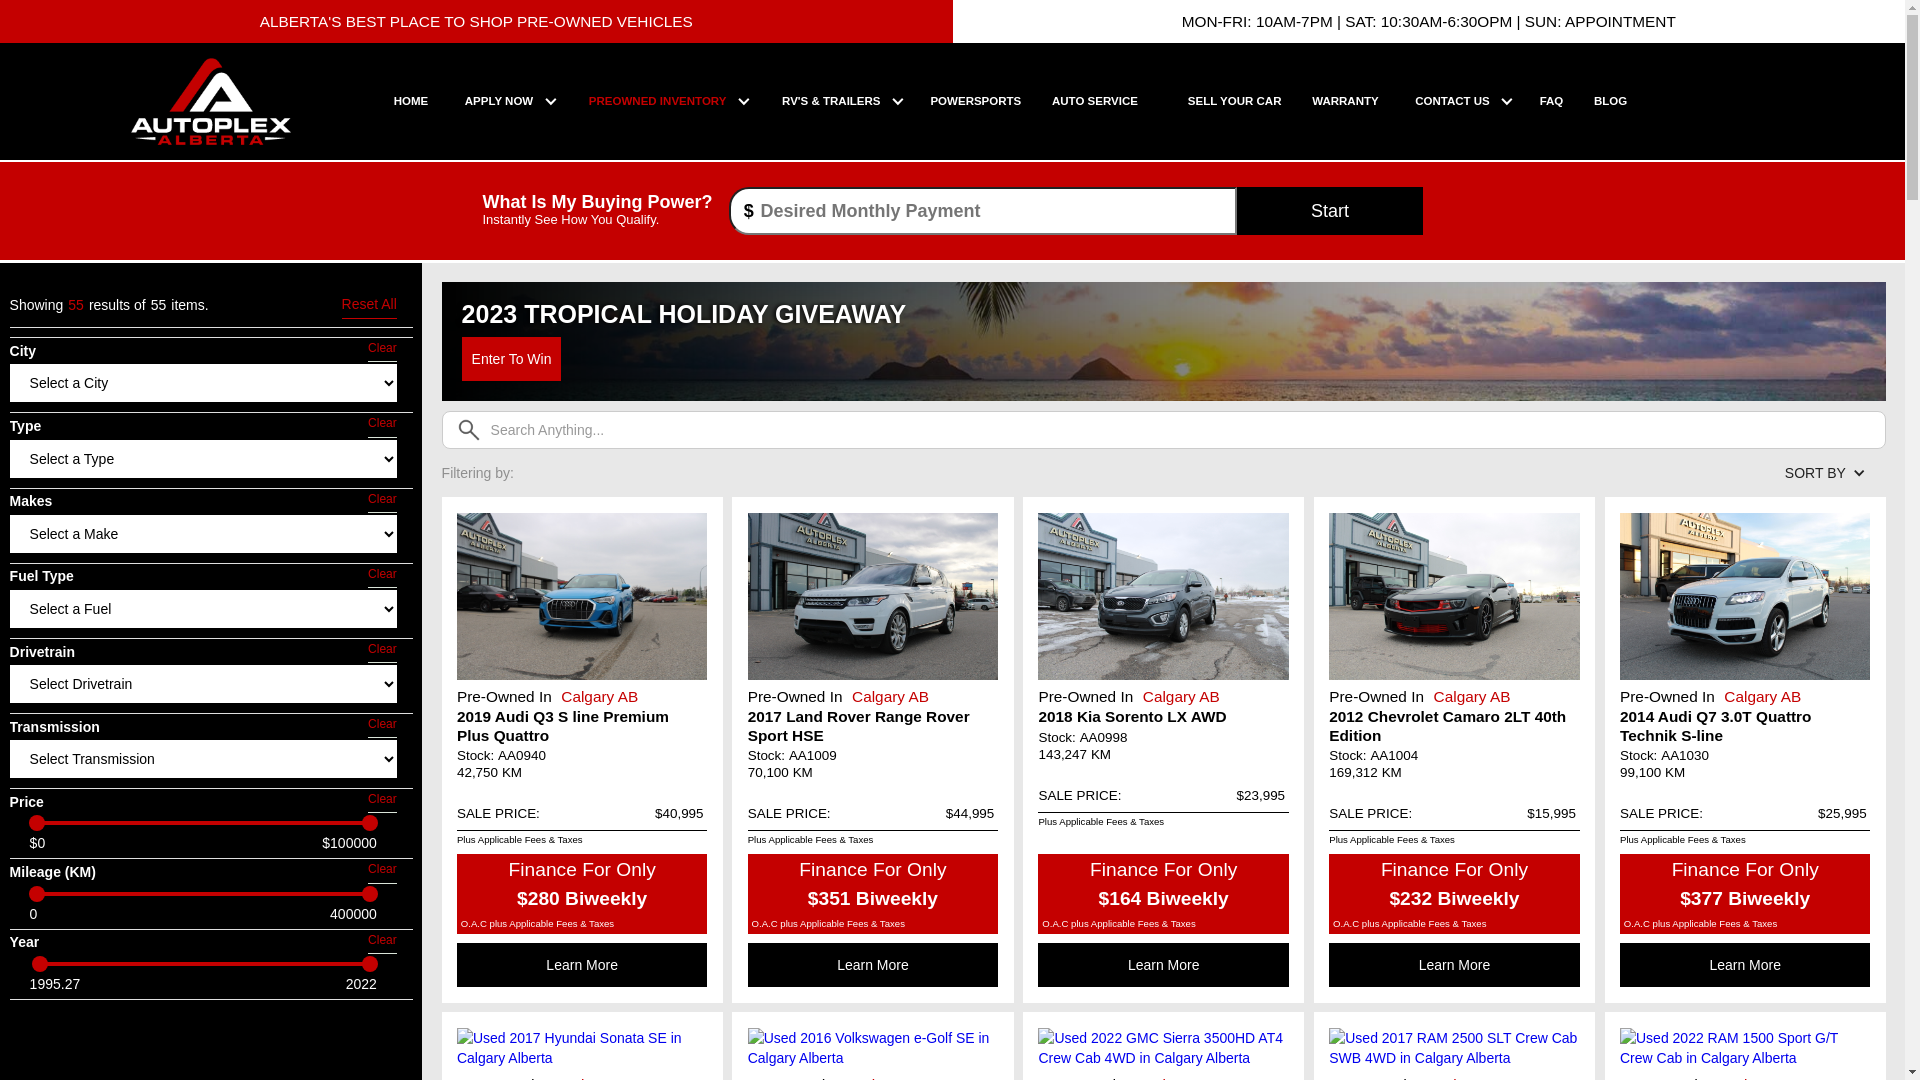  Describe the element at coordinates (1162, 963) in the screenshot. I see `'Learn More'` at that location.